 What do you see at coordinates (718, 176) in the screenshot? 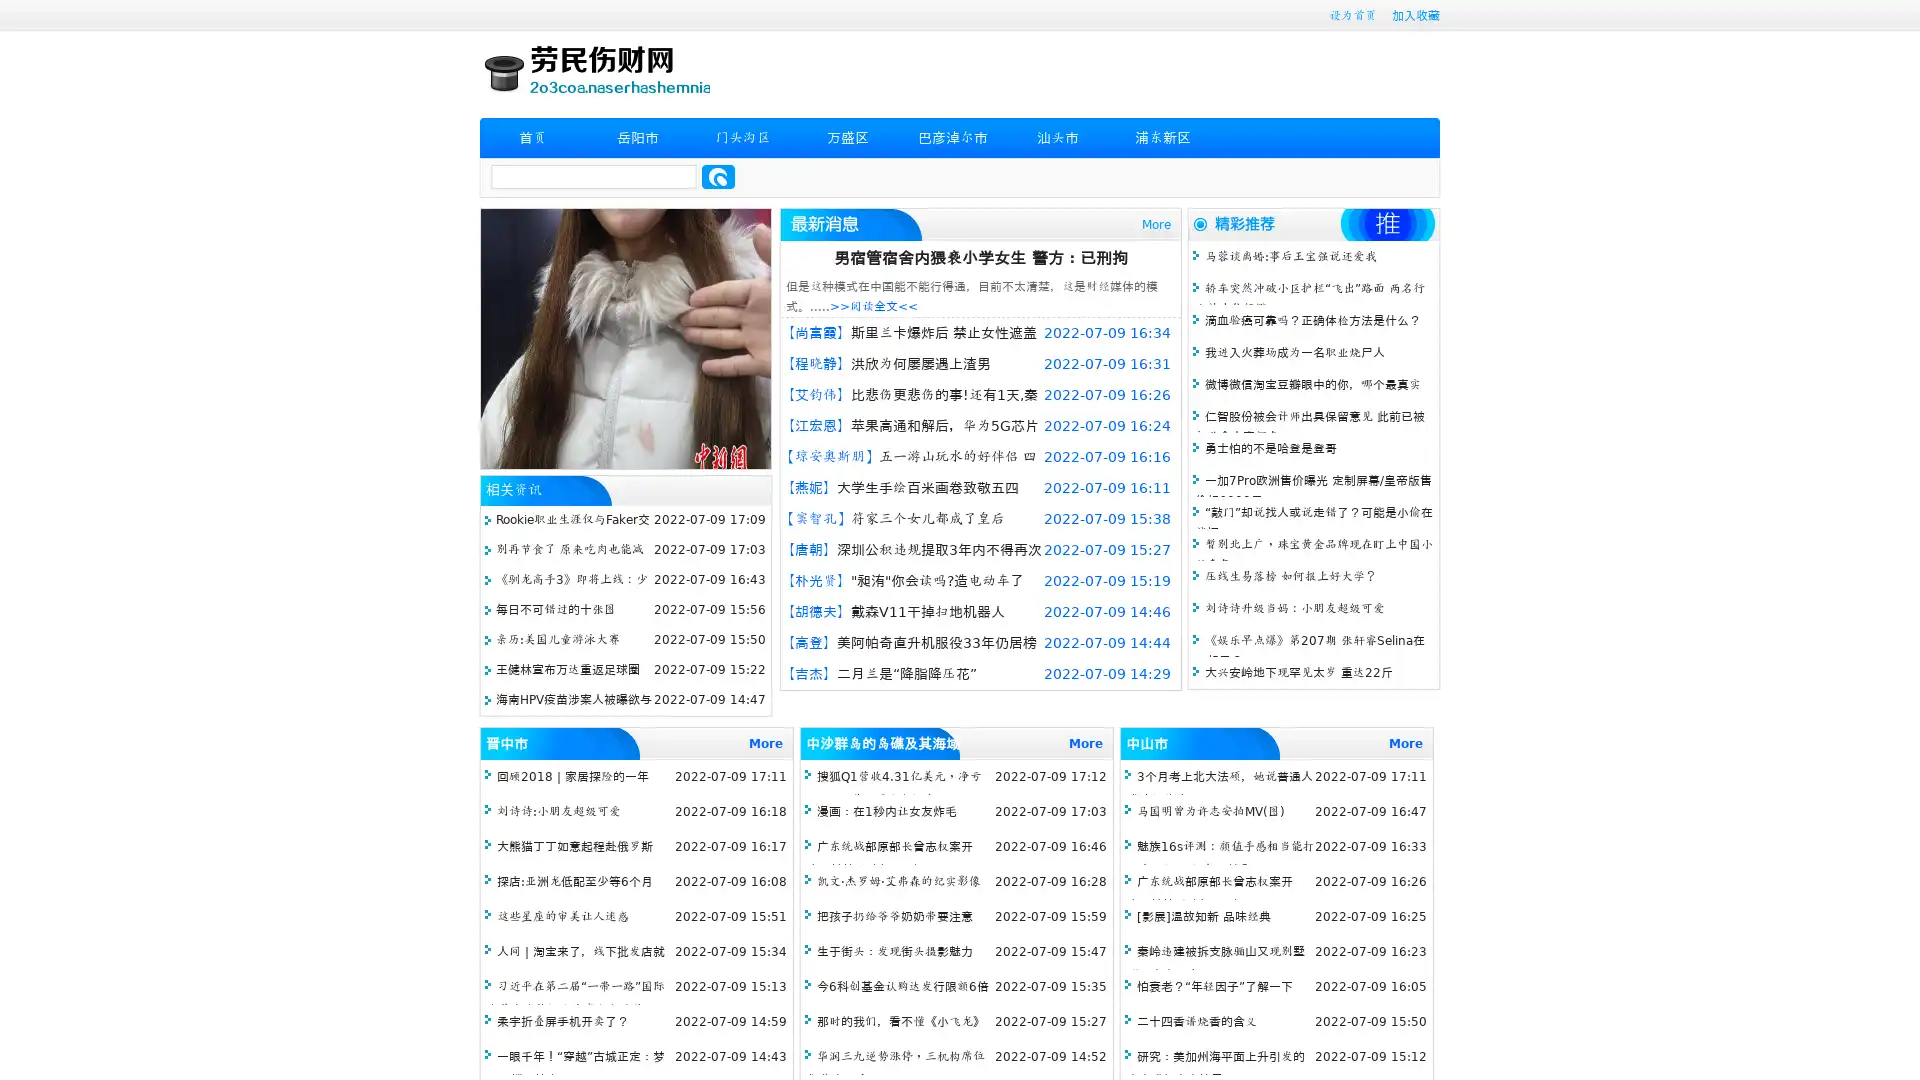
I see `Search` at bounding box center [718, 176].